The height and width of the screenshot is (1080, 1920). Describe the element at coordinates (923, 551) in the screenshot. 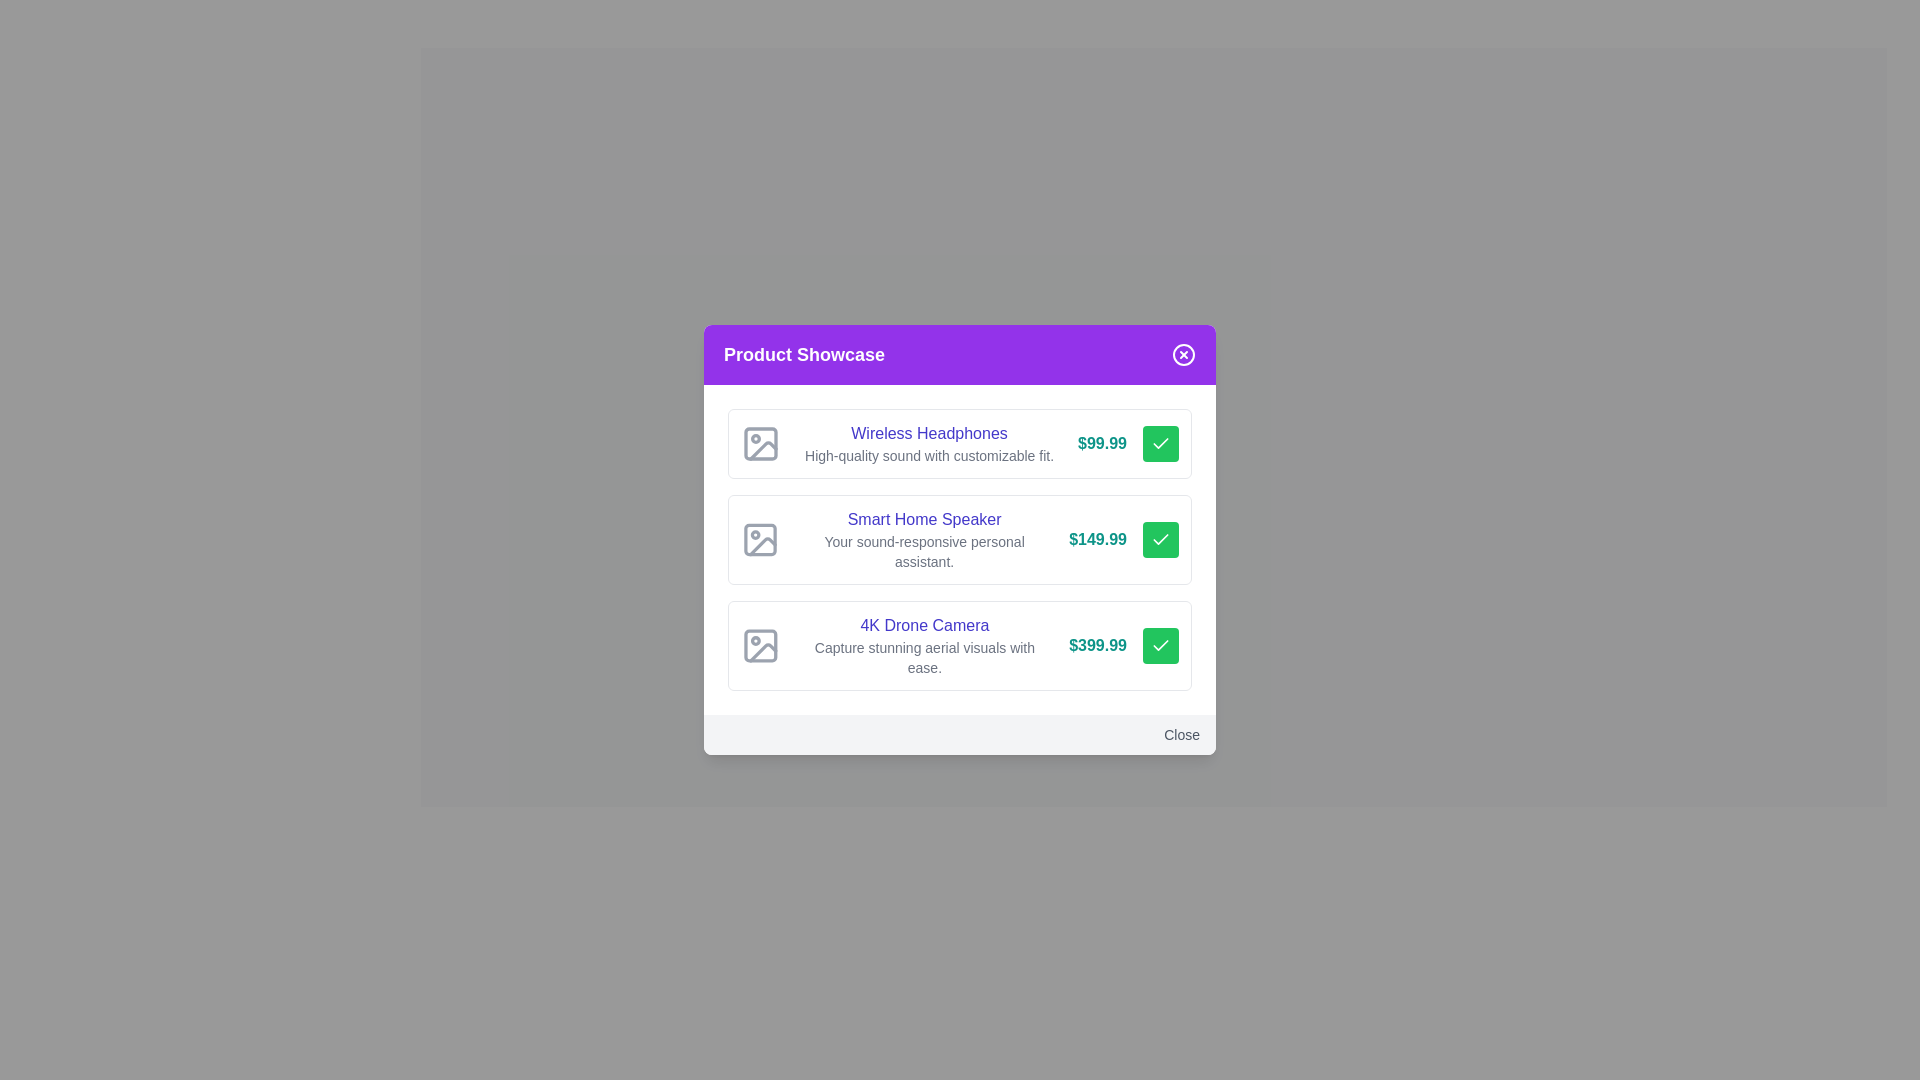

I see `descriptive text element that says 'Your sound-responsive personal assistant.' positioned below the heading 'Smart Home Speaker.'` at that location.